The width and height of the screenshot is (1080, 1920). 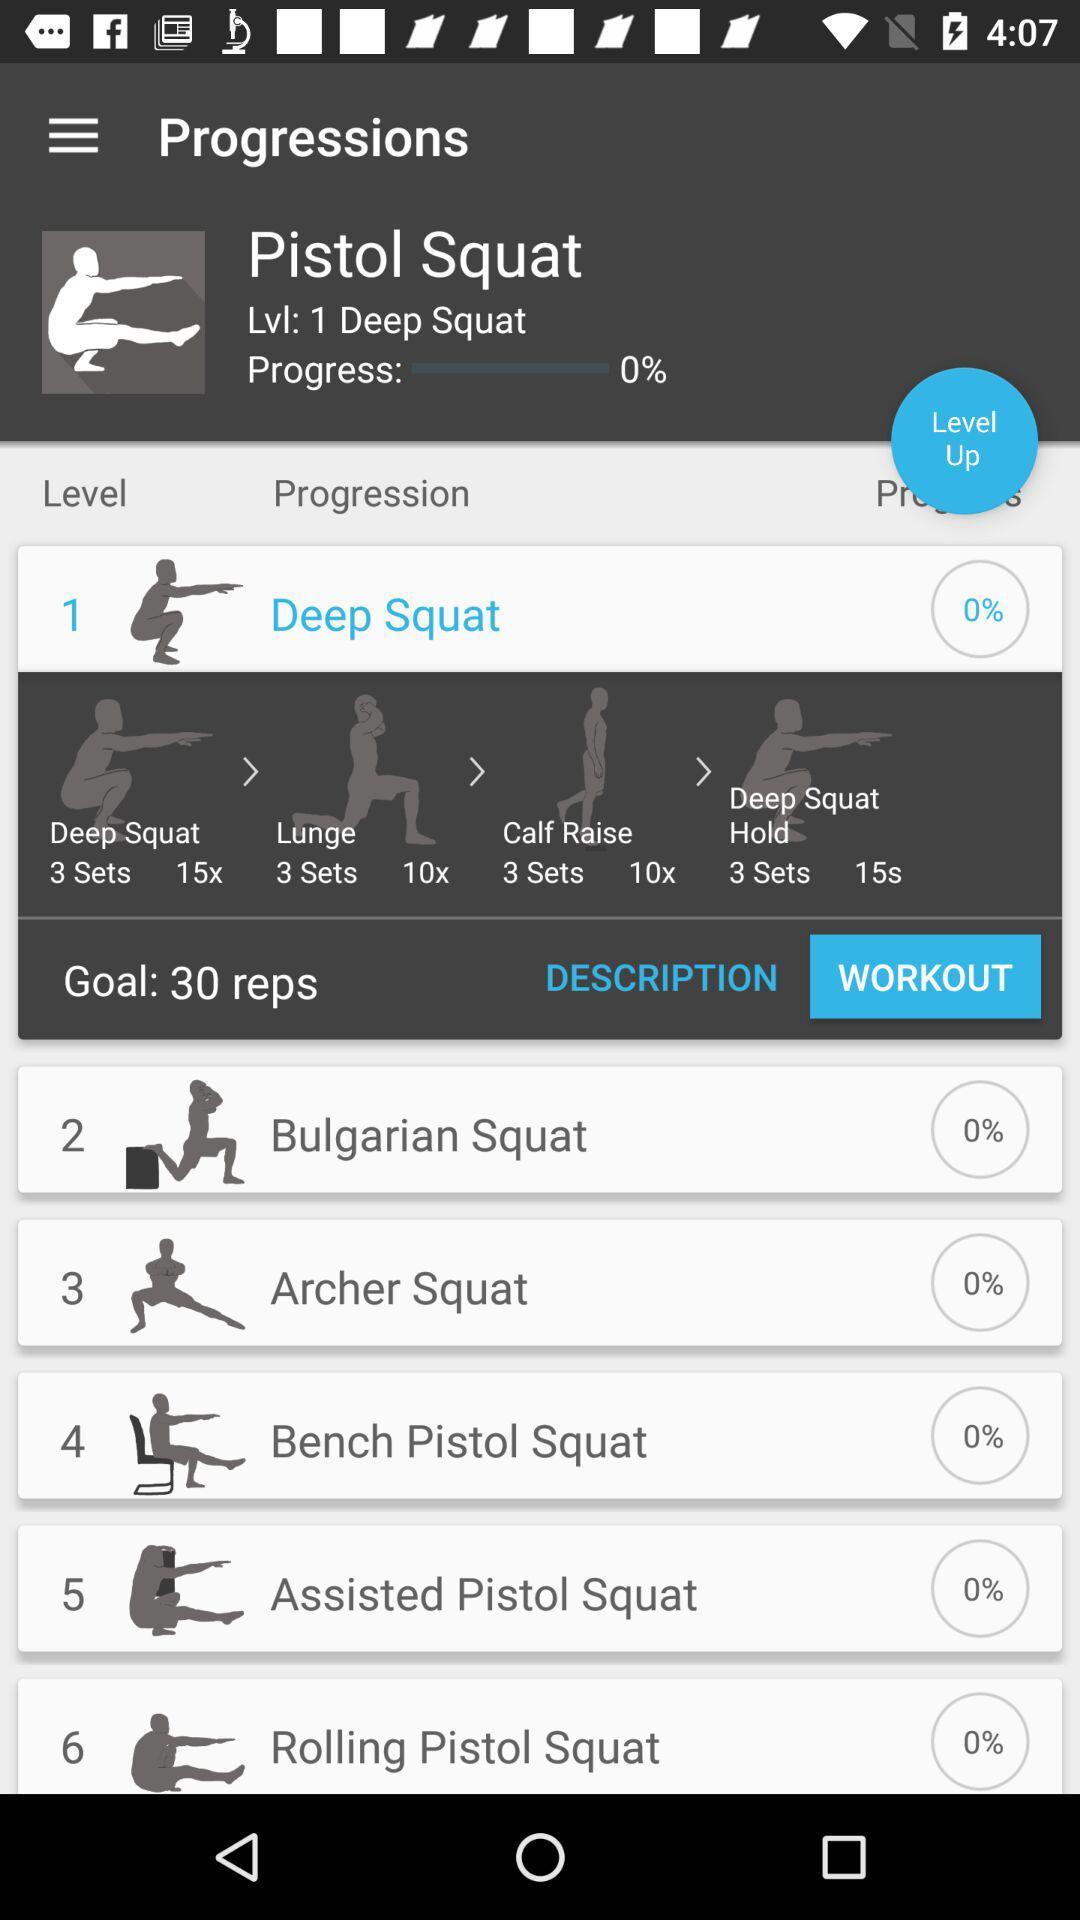 I want to click on the icon above bulgarian squat, so click(x=661, y=976).